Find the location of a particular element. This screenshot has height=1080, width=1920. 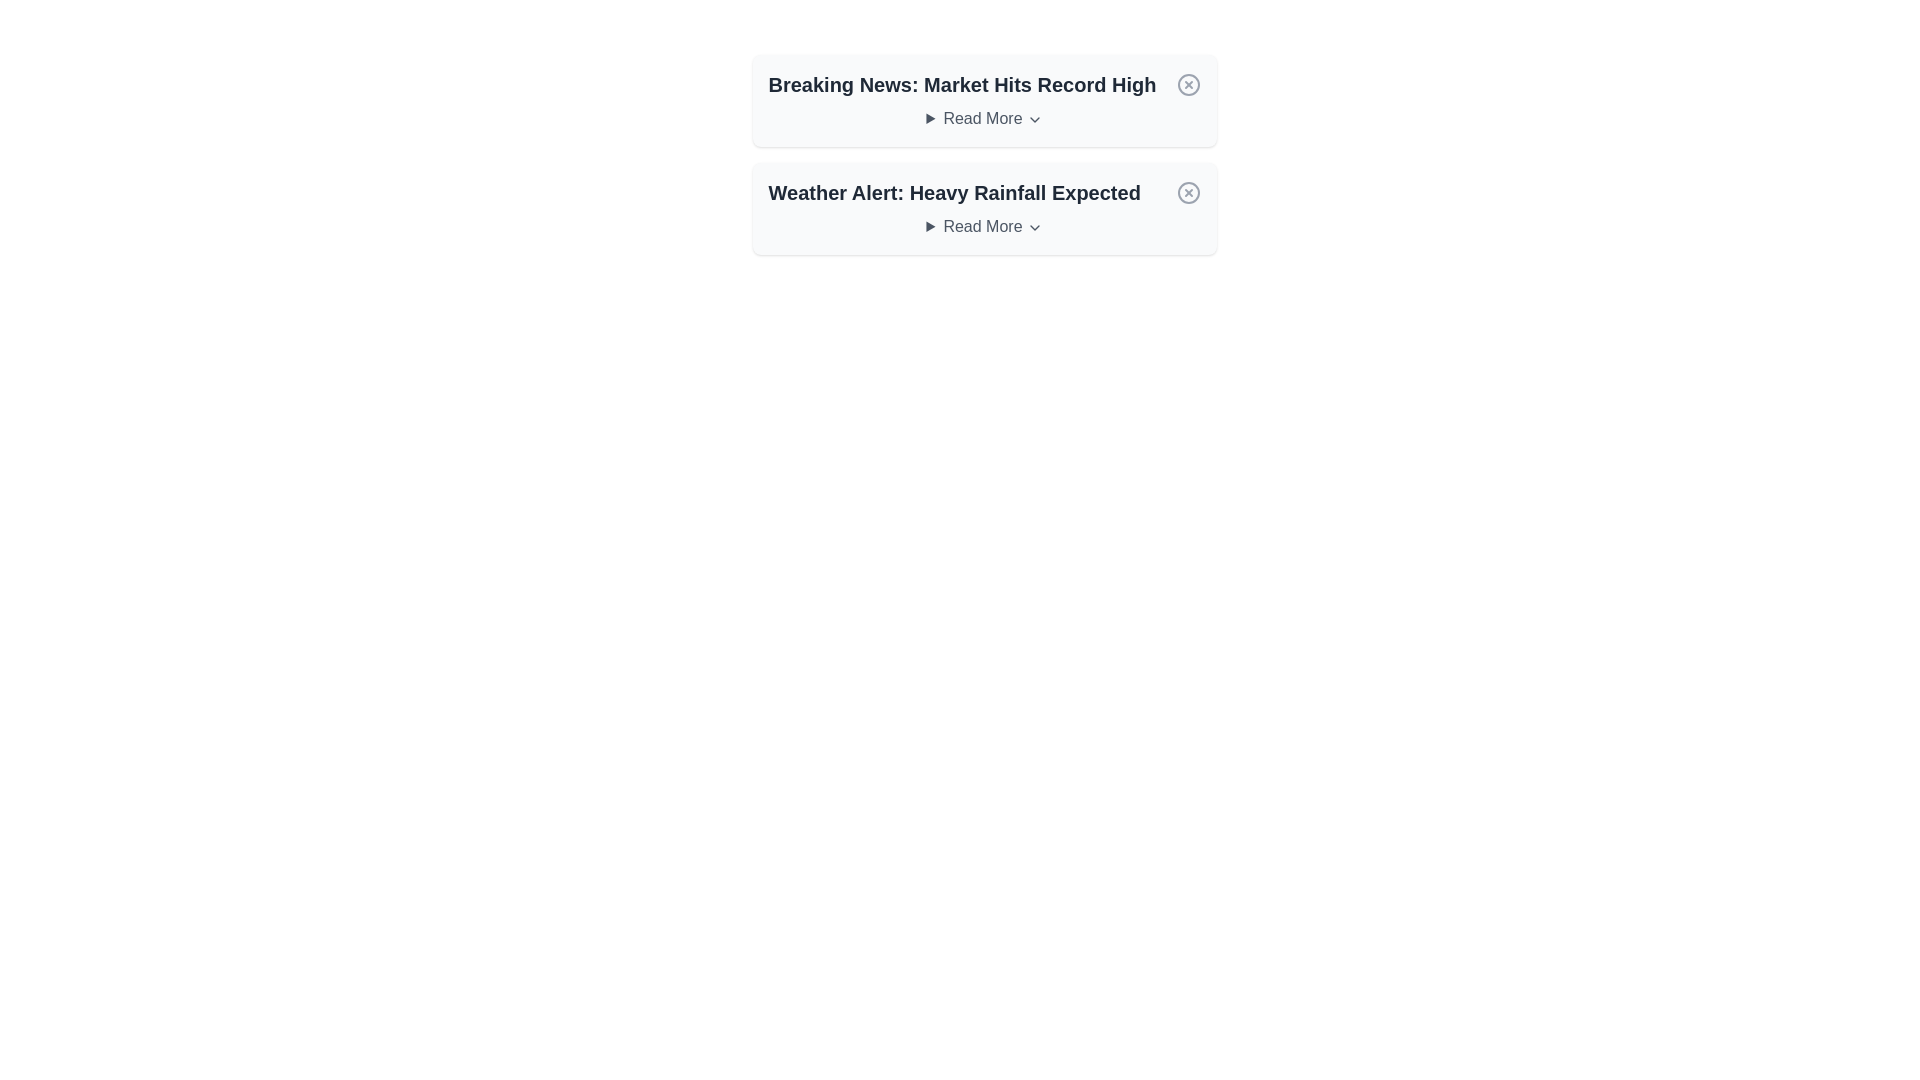

the 'Read More' section of the first news card to expand its details is located at coordinates (984, 119).